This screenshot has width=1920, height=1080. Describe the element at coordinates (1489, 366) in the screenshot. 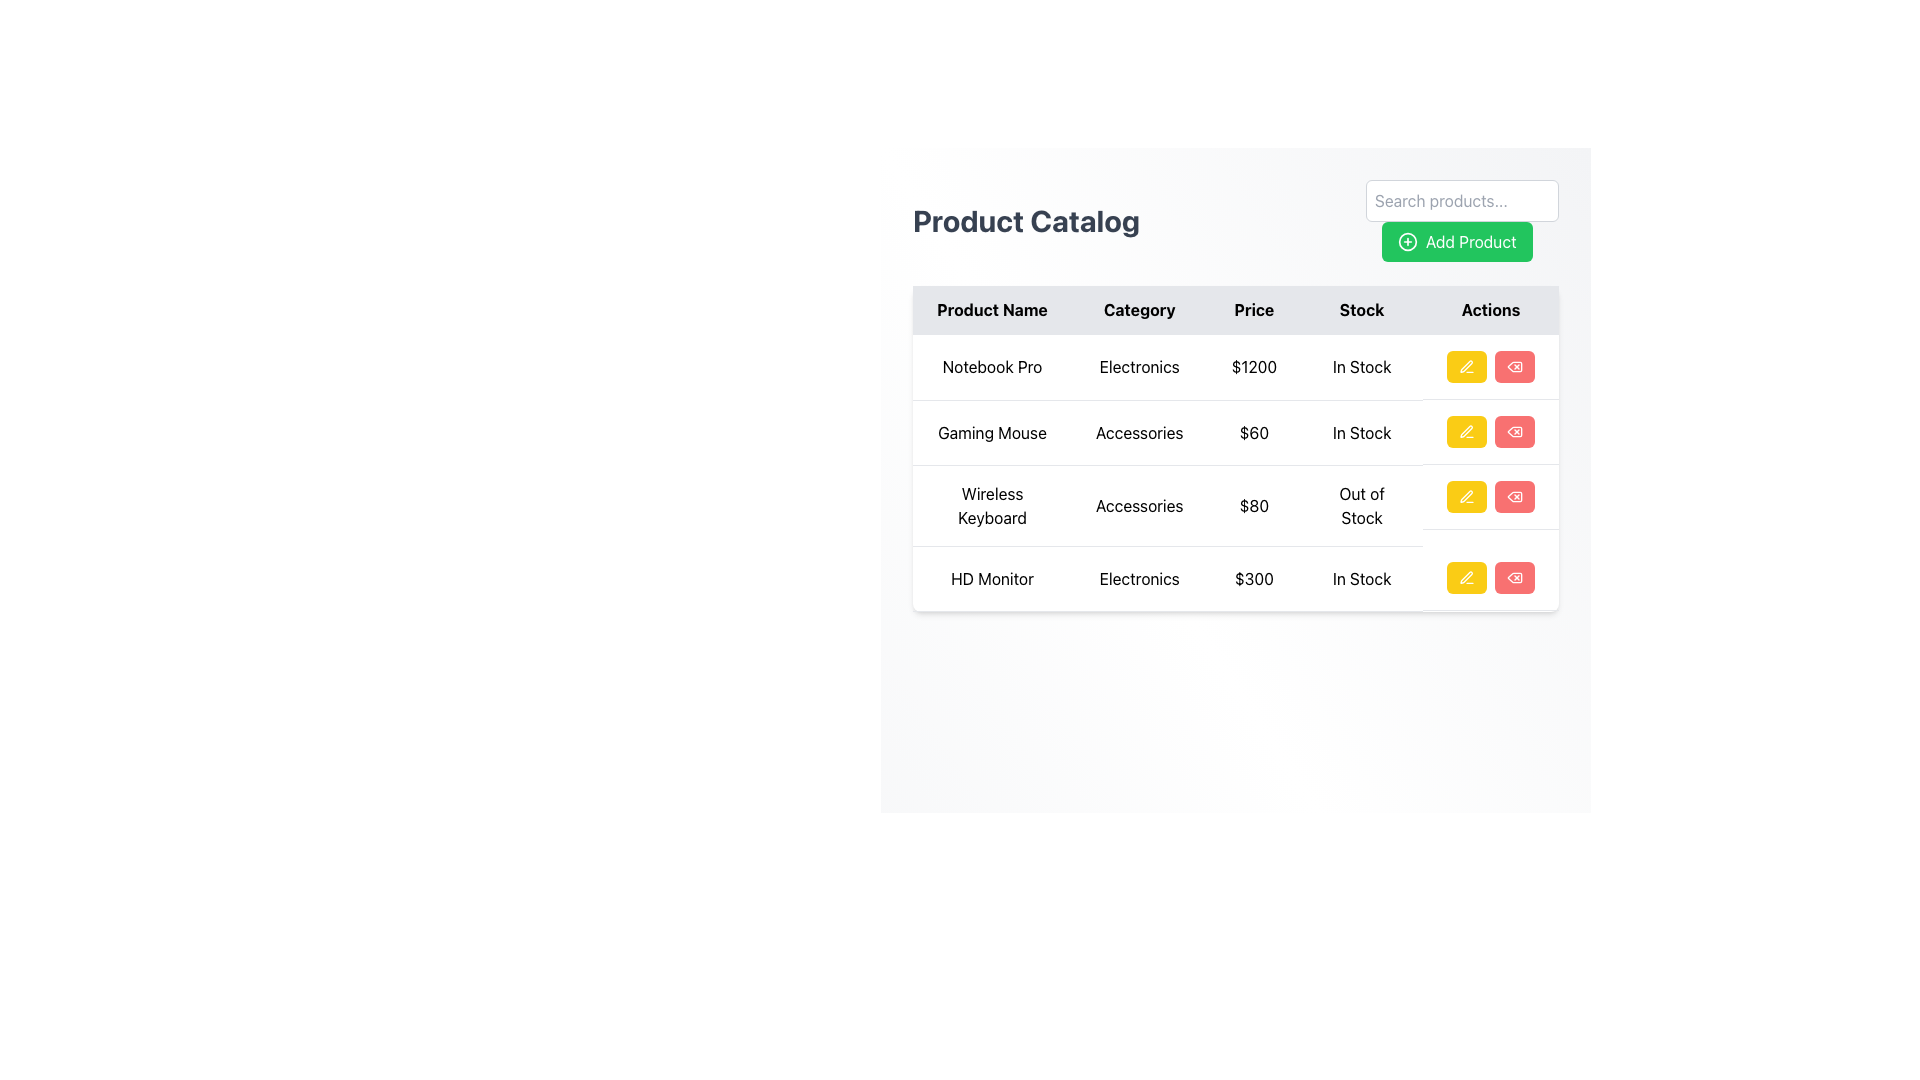

I see `the yellow edit button located in the Actions column of the first row for the product 'Notebook Pro'. This button is positioned to the far-right within its row, adjacent to the 'In Stock' status` at that location.